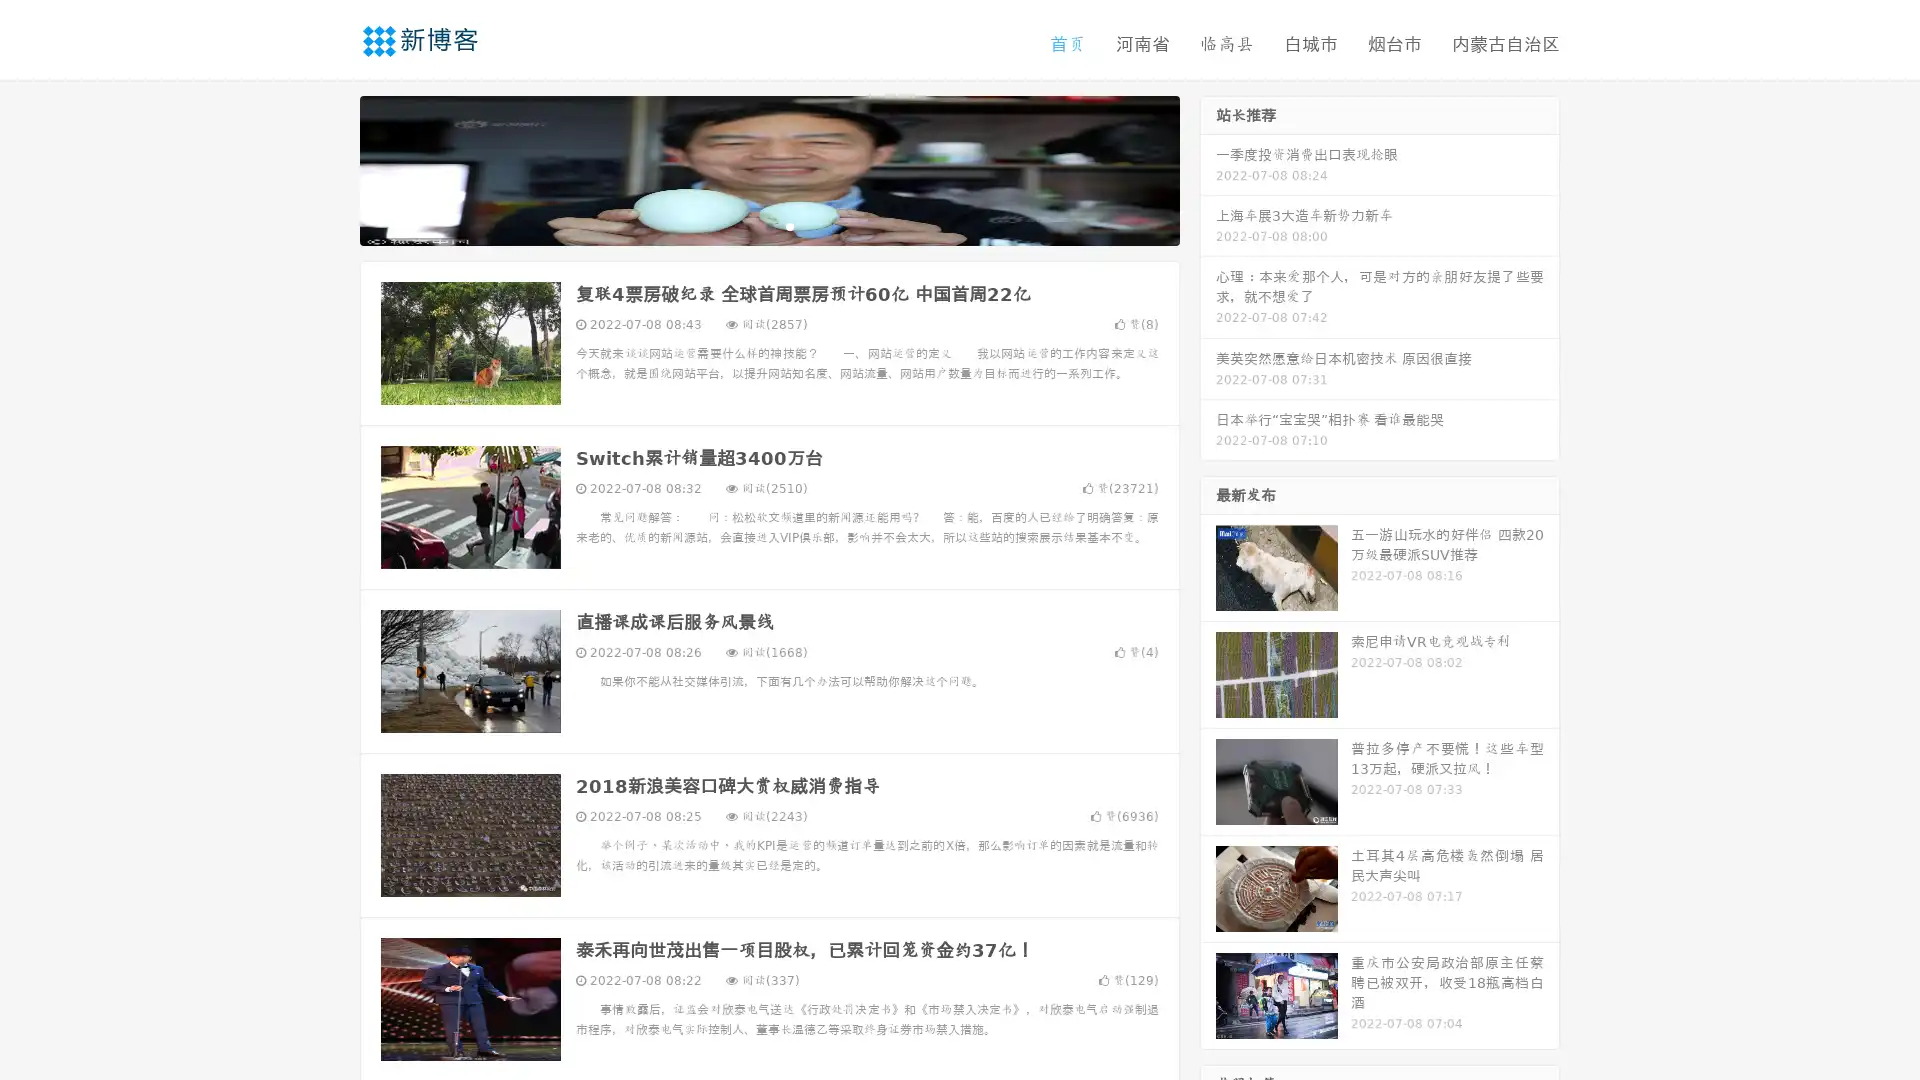  What do you see at coordinates (1208, 168) in the screenshot?
I see `Next slide` at bounding box center [1208, 168].